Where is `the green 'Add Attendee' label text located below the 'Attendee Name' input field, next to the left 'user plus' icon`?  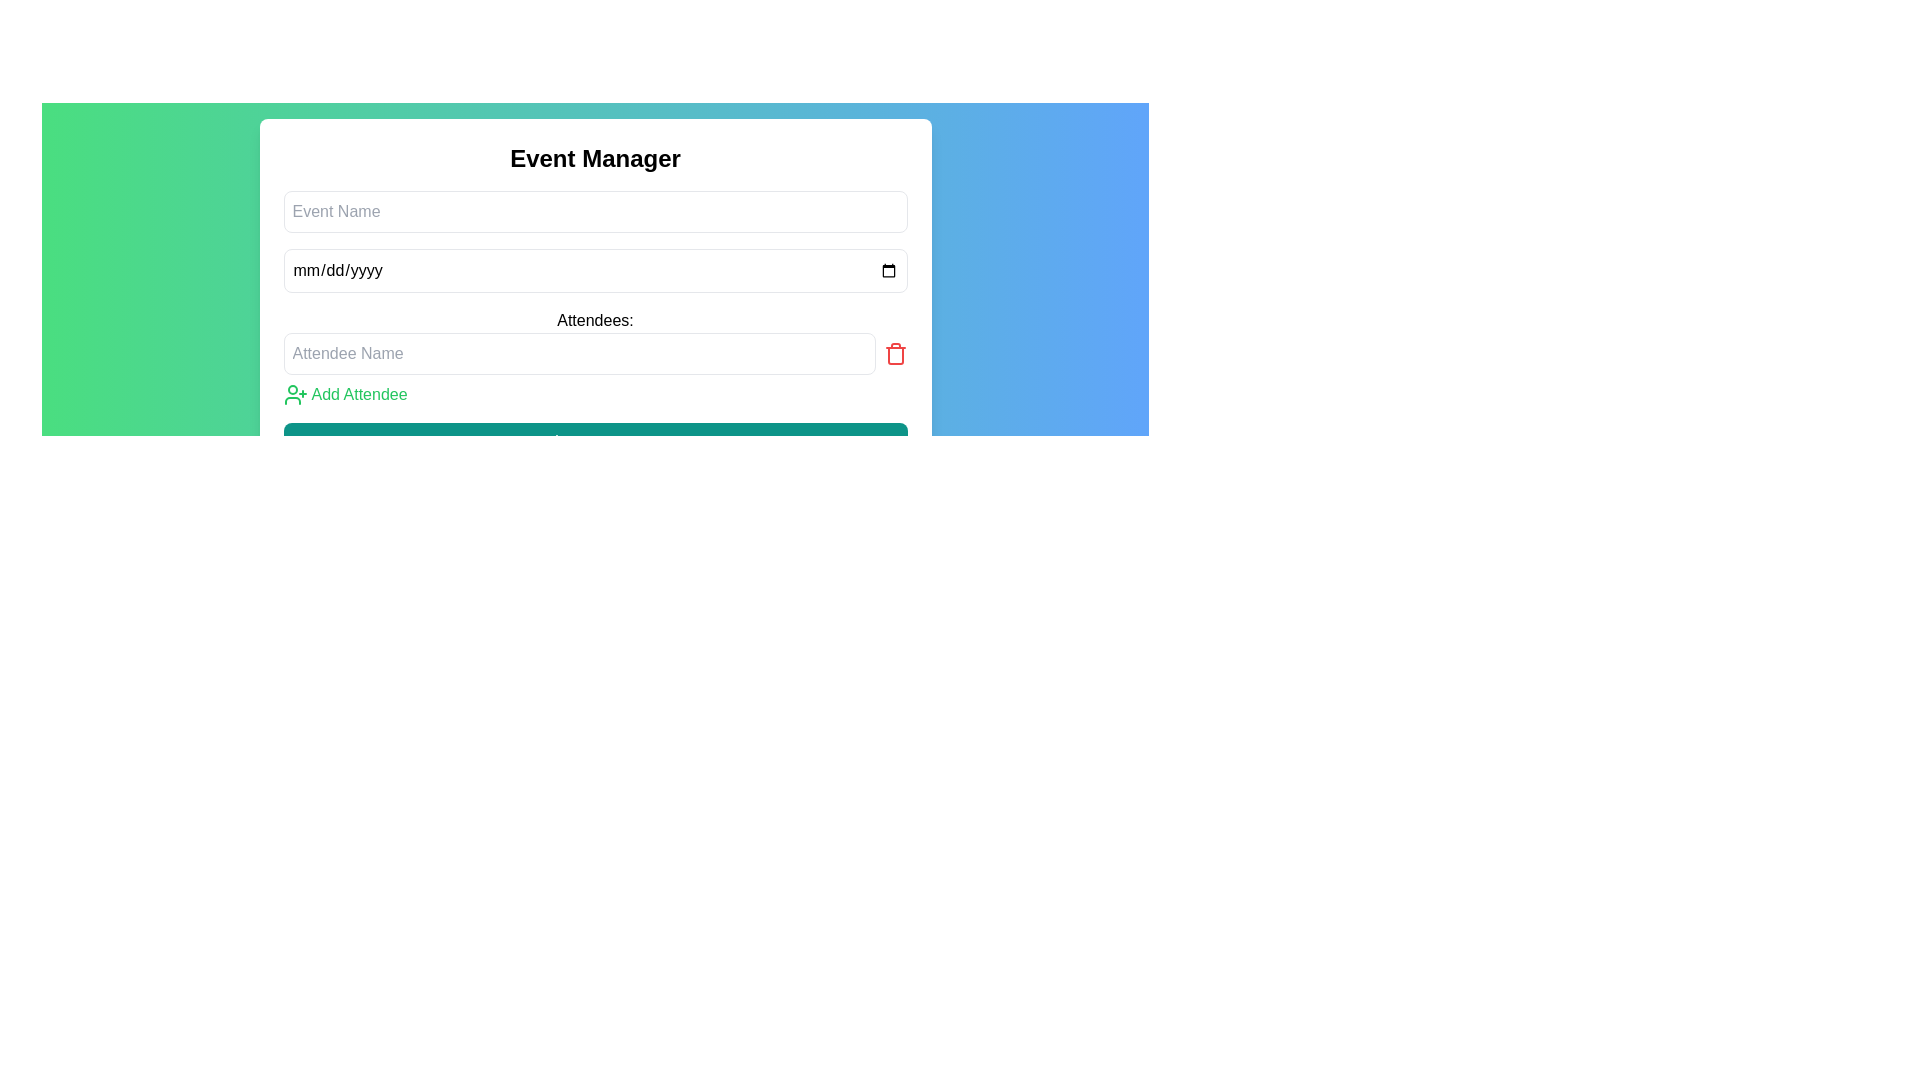 the green 'Add Attendee' label text located below the 'Attendee Name' input field, next to the left 'user plus' icon is located at coordinates (359, 394).